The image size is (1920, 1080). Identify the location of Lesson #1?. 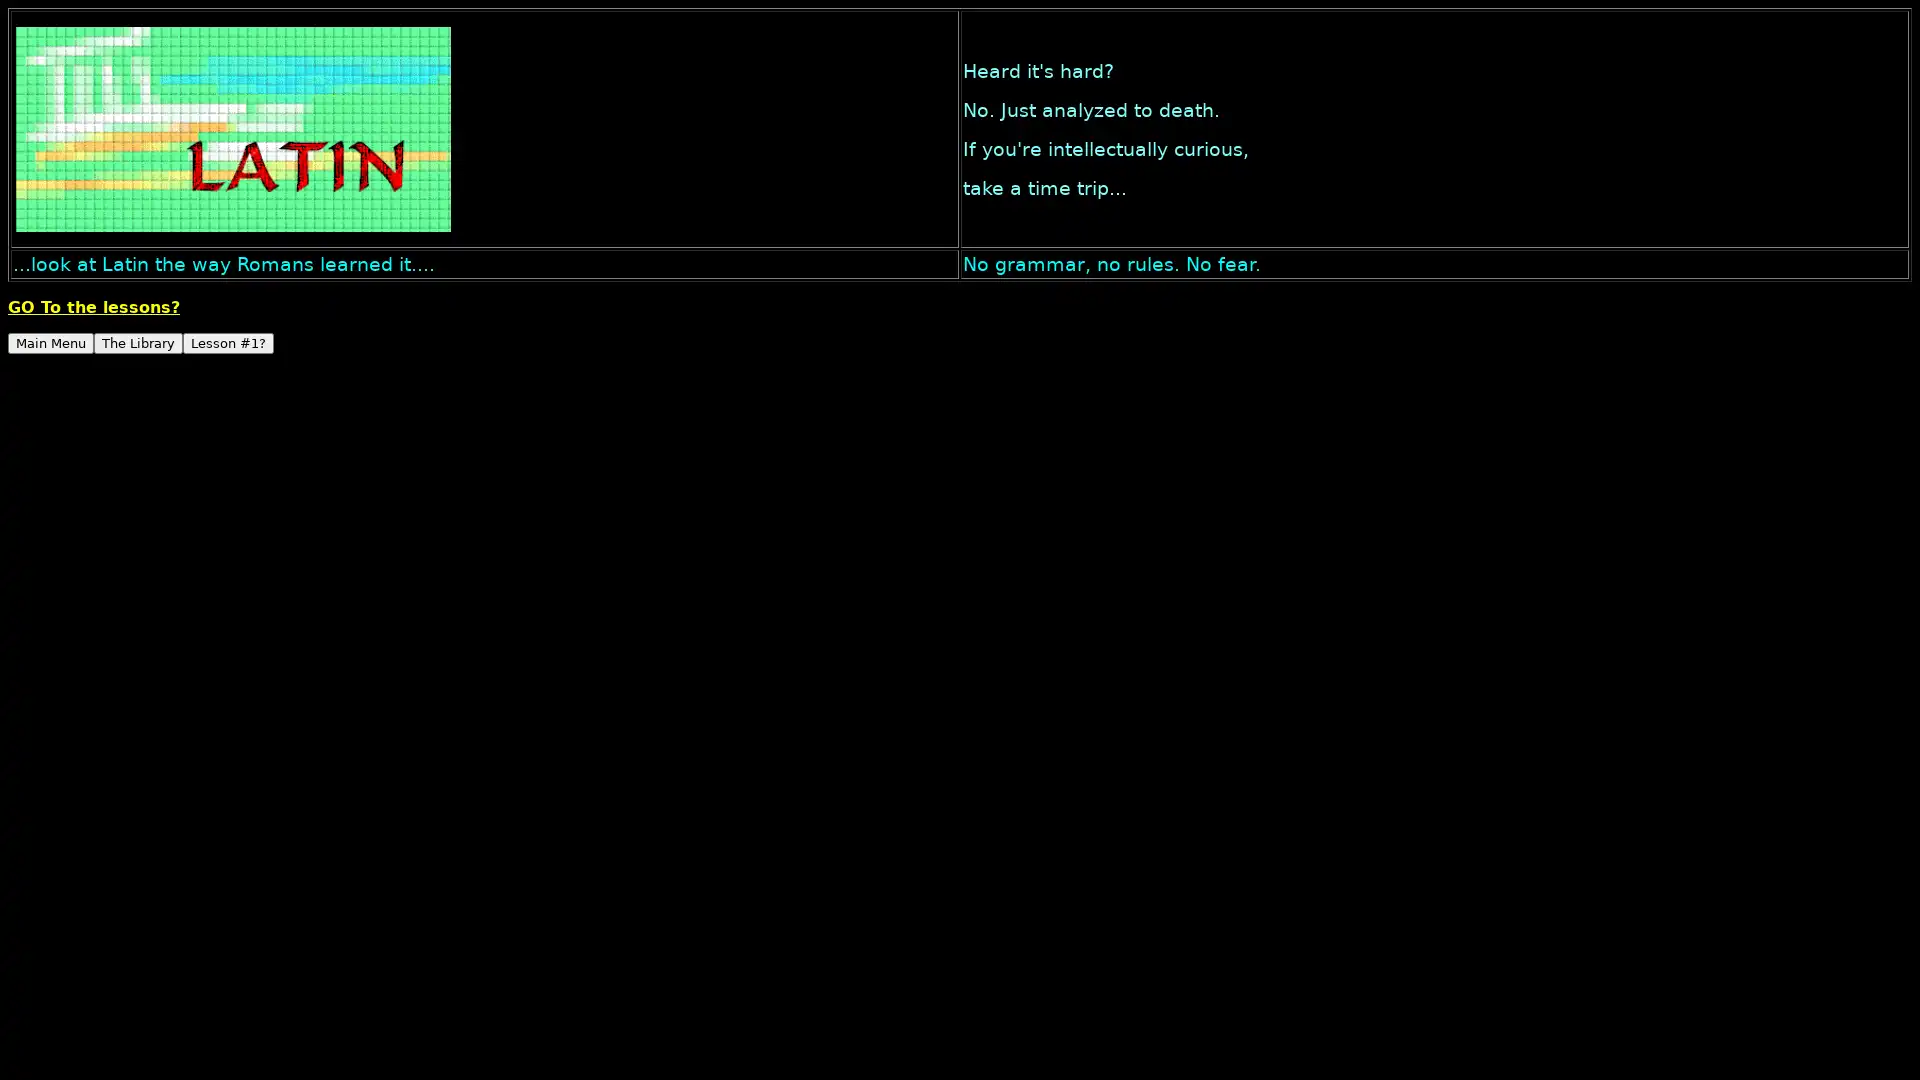
(228, 342).